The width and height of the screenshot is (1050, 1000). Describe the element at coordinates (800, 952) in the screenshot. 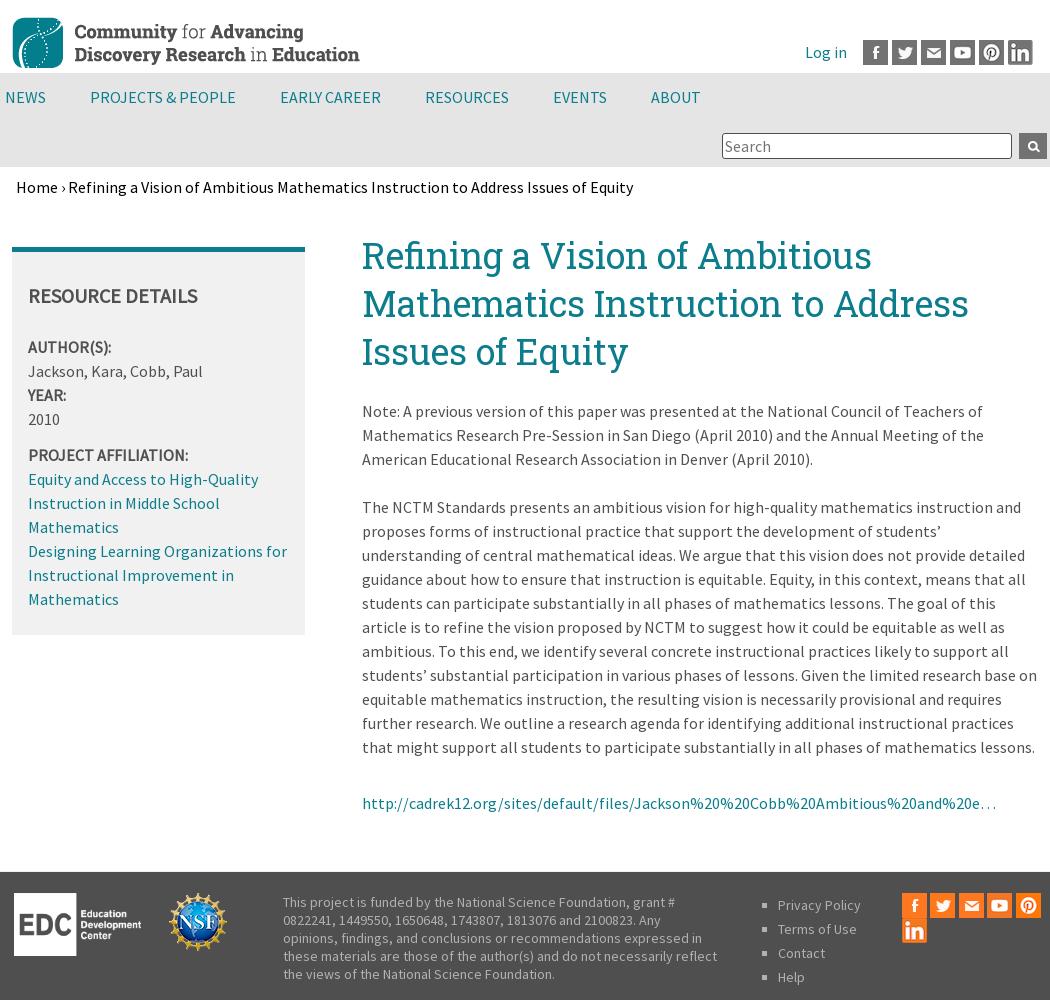

I see `'Contact'` at that location.